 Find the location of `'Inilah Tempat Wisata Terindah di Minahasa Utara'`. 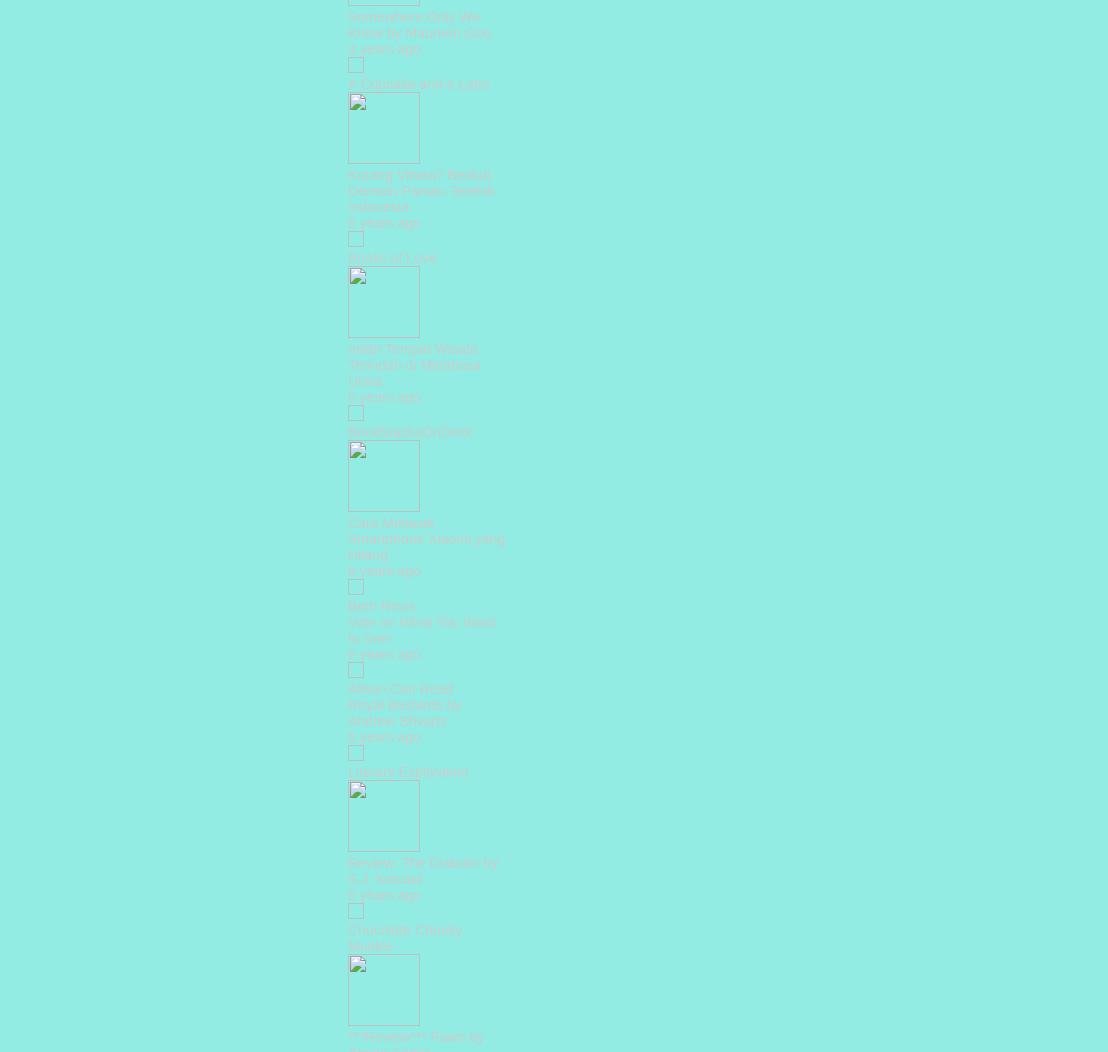

'Inilah Tempat Wisata Terindah di Minahasa Utara' is located at coordinates (414, 363).